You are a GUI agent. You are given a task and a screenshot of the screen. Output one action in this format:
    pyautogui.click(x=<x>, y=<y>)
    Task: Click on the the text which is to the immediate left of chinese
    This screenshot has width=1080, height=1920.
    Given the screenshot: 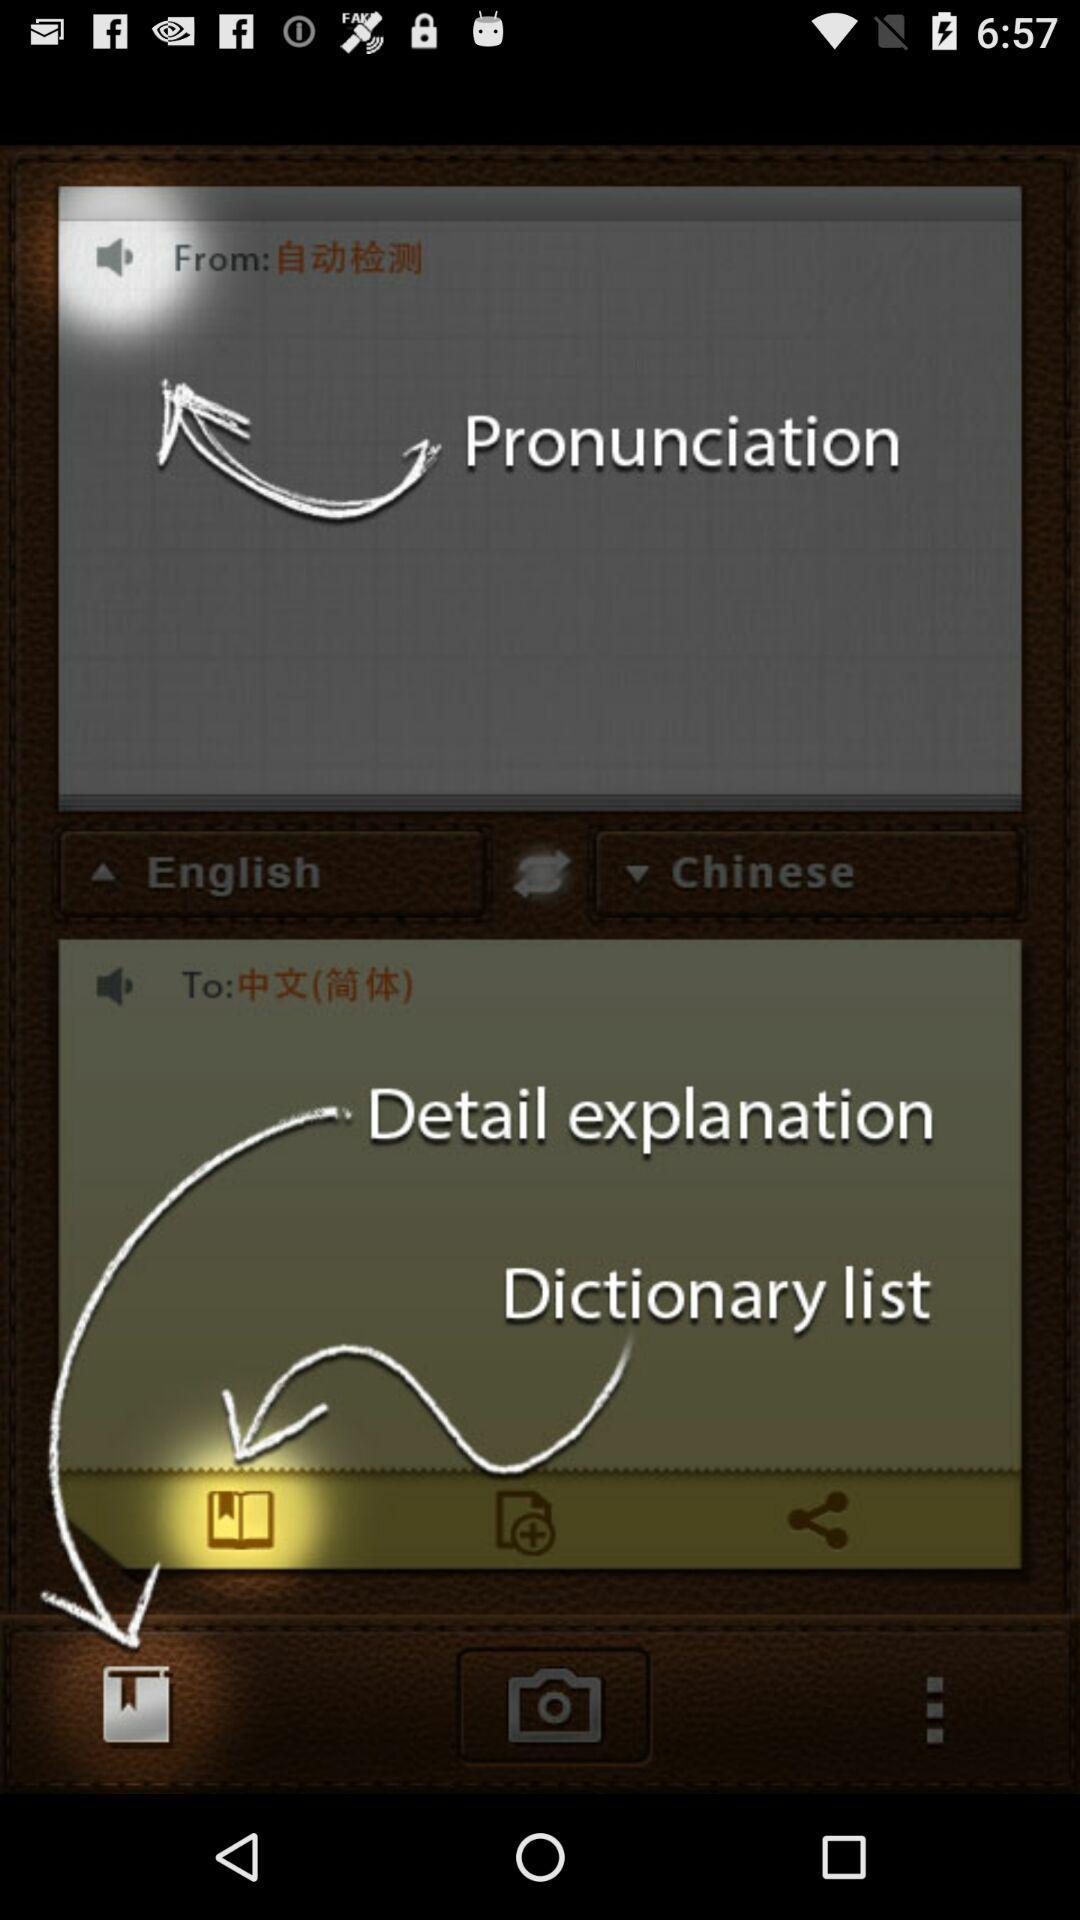 What is the action you would take?
    pyautogui.click(x=252, y=863)
    